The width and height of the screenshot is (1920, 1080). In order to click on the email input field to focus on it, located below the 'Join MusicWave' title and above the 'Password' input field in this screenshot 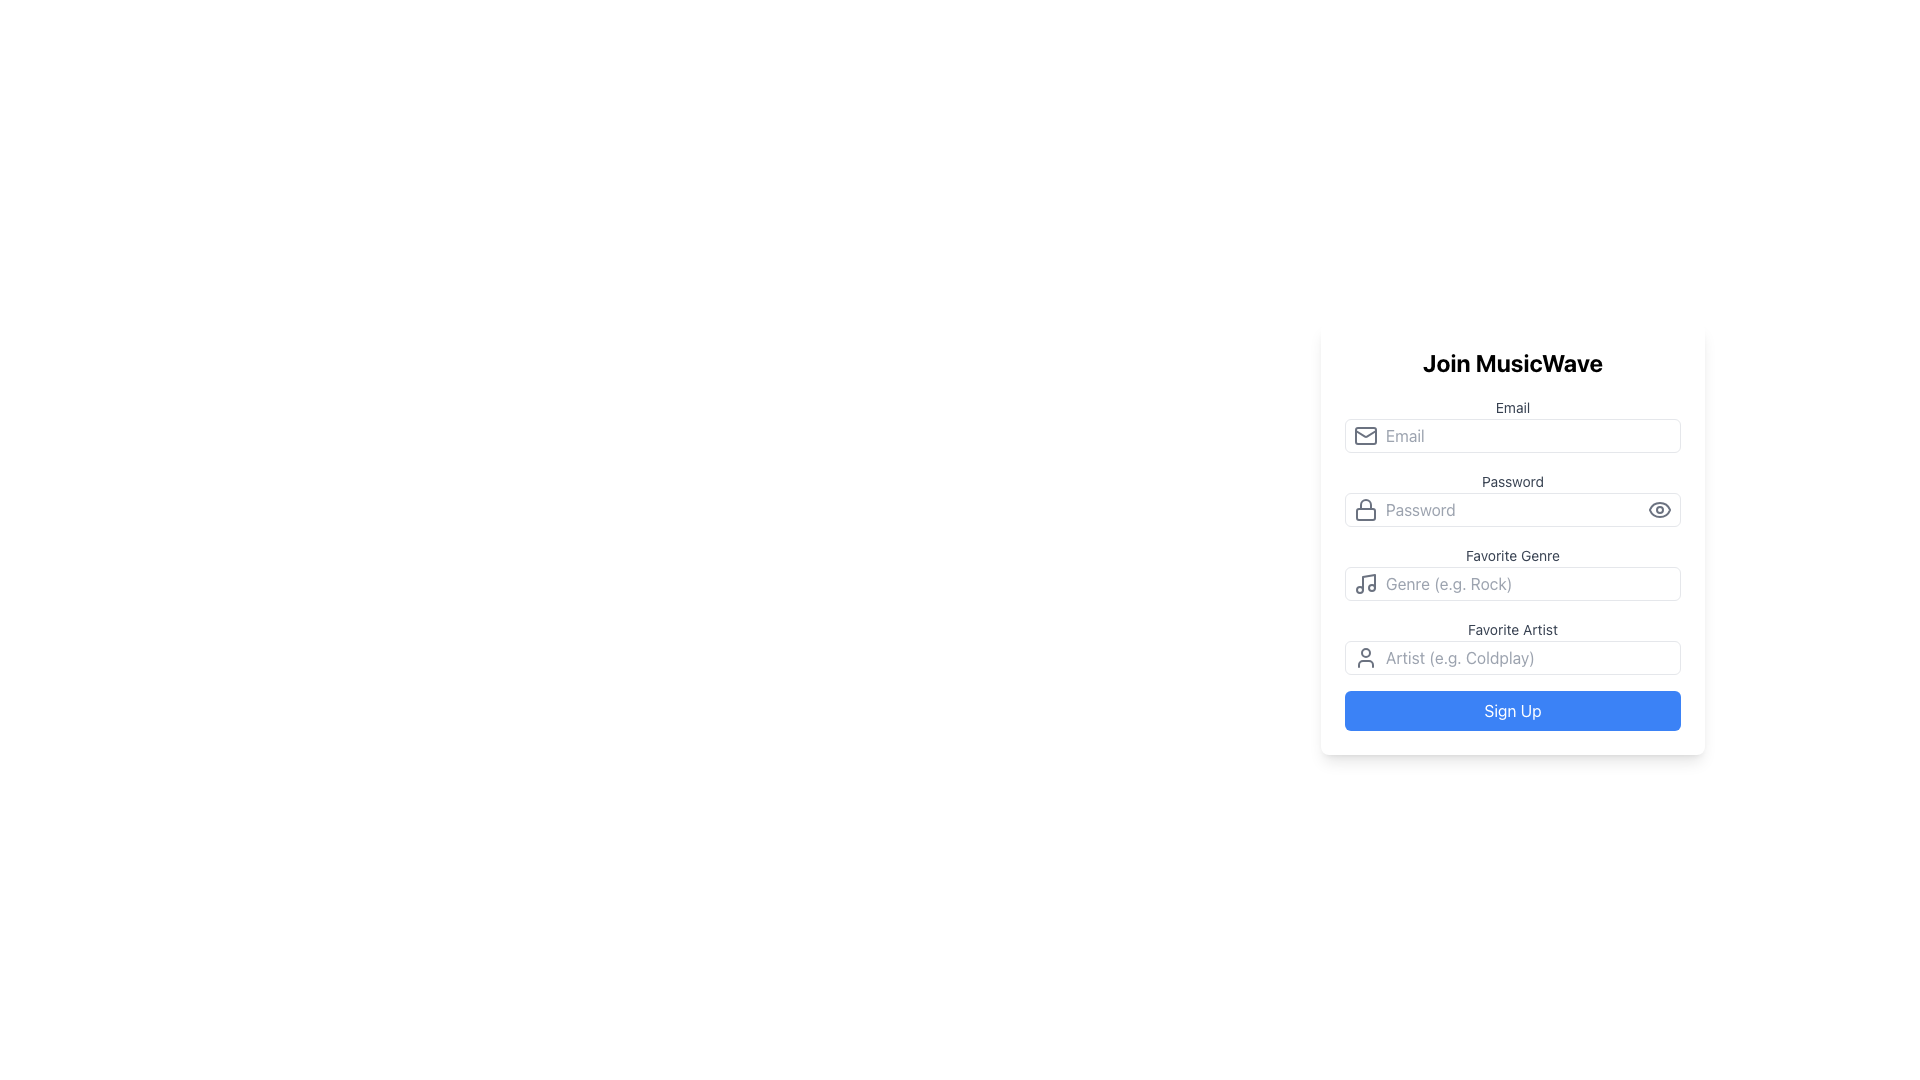, I will do `click(1528, 434)`.